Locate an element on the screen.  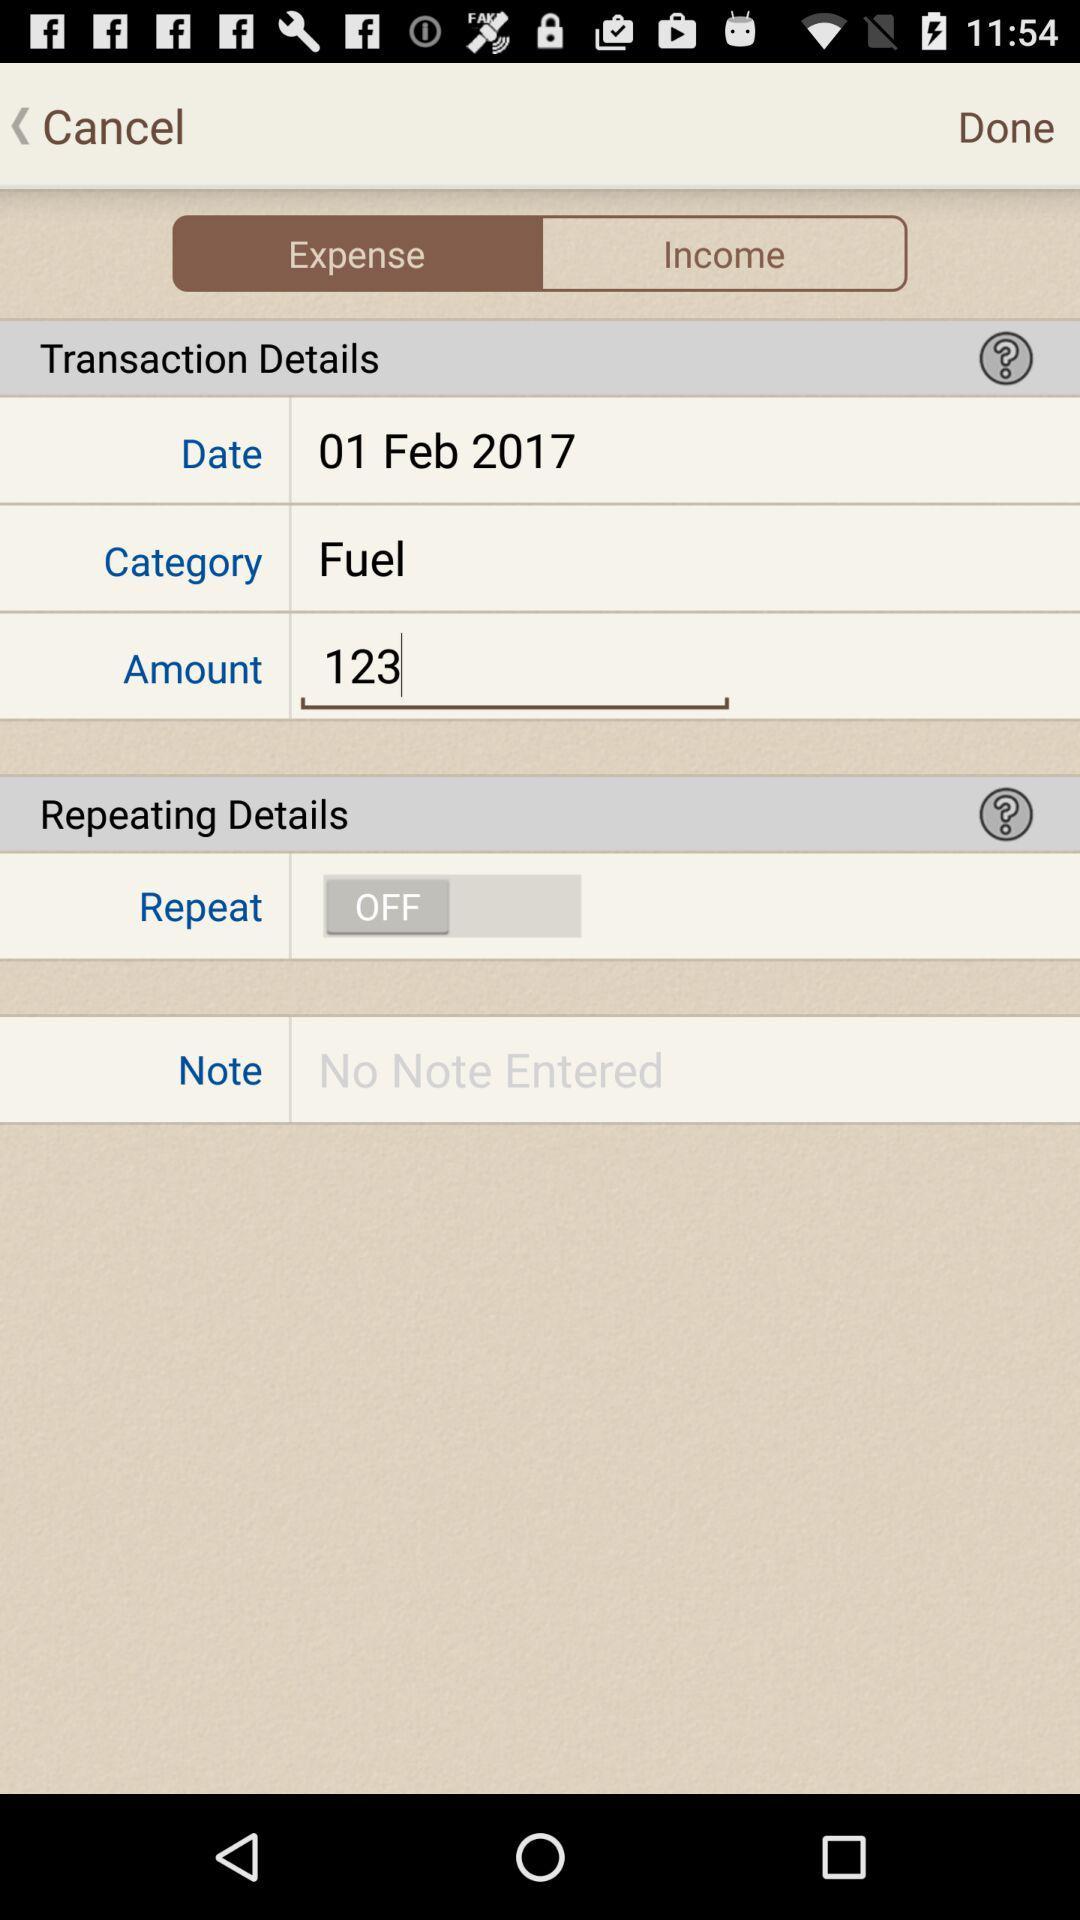
section help is located at coordinates (1006, 813).